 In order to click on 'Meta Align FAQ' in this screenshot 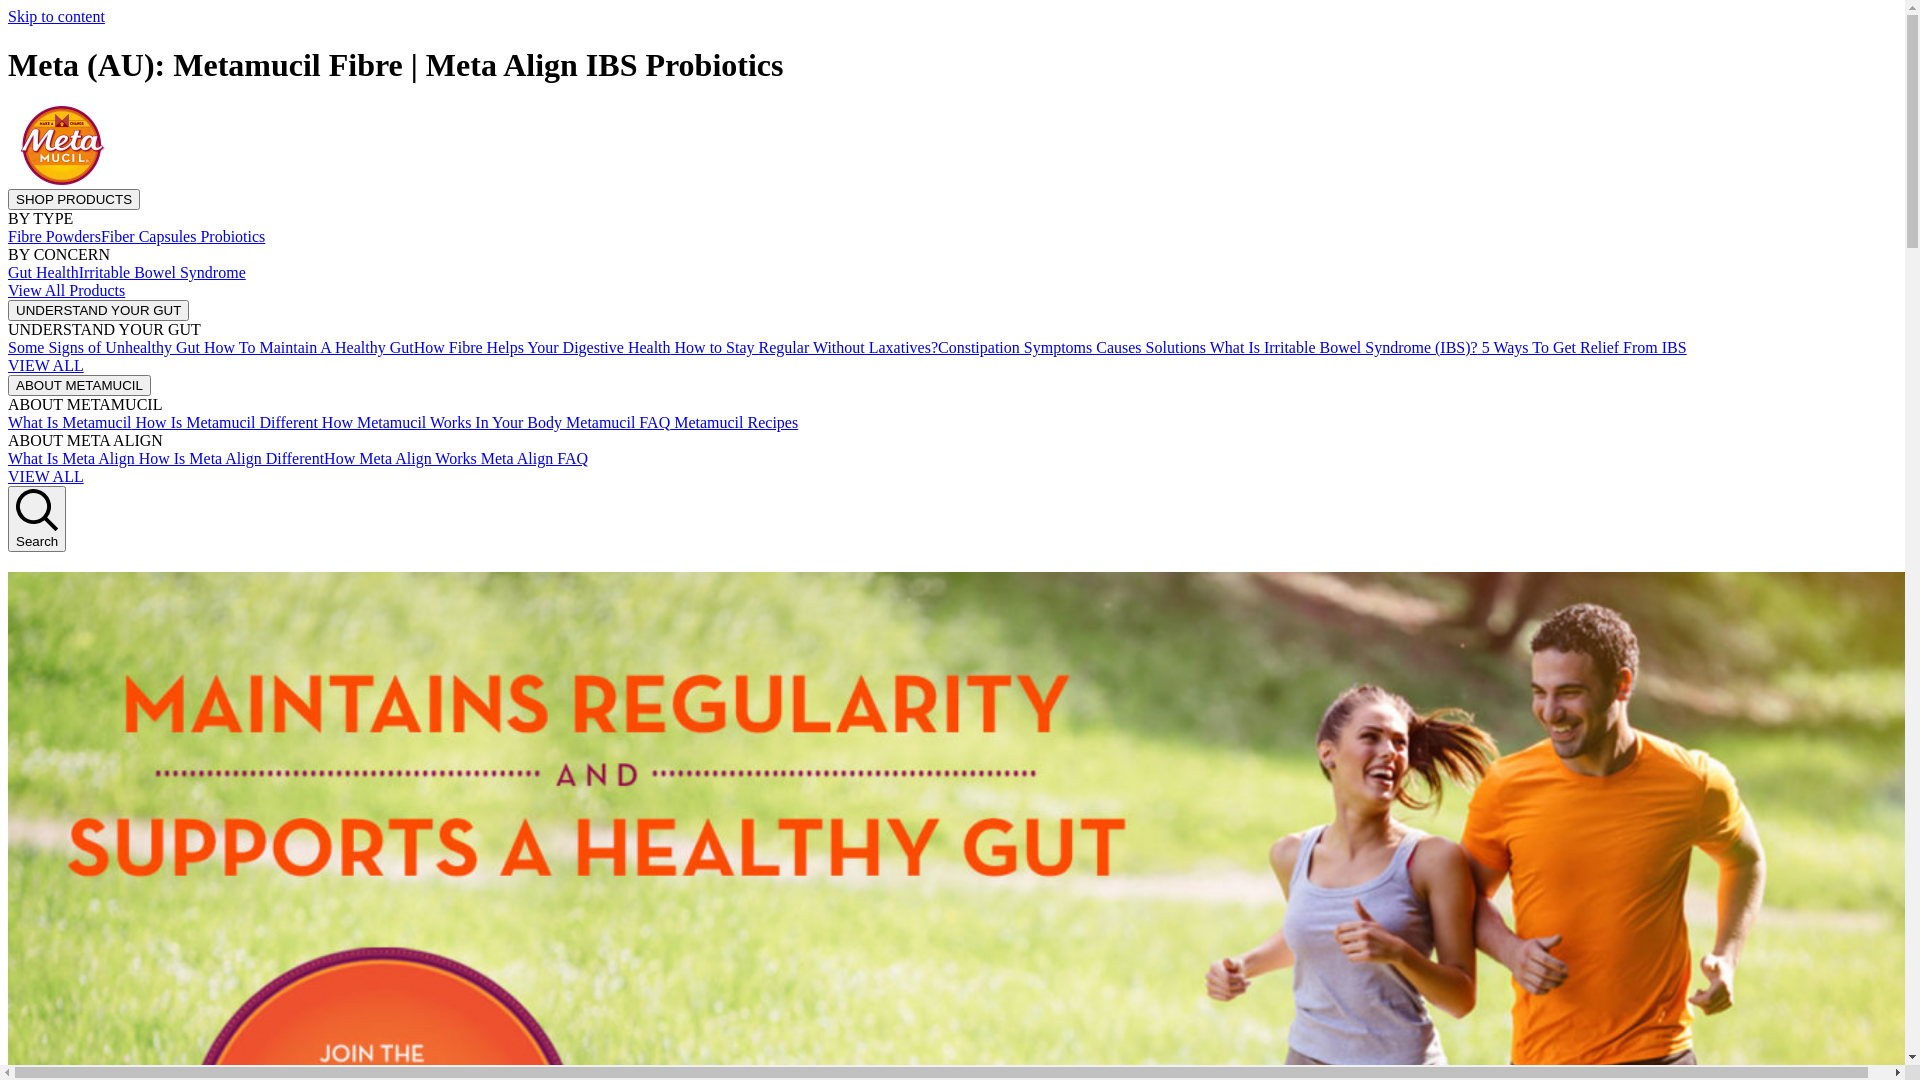, I will do `click(532, 458)`.